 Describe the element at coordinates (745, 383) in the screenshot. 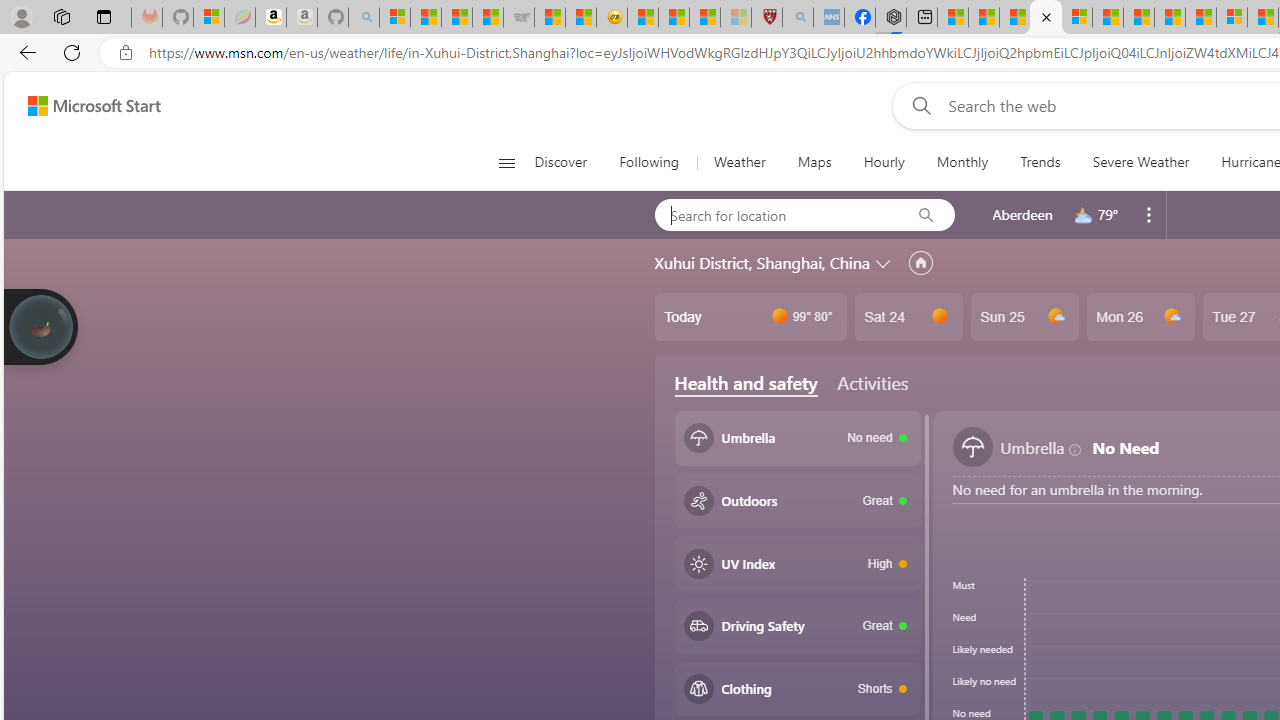

I see `'Health and safety'` at that location.